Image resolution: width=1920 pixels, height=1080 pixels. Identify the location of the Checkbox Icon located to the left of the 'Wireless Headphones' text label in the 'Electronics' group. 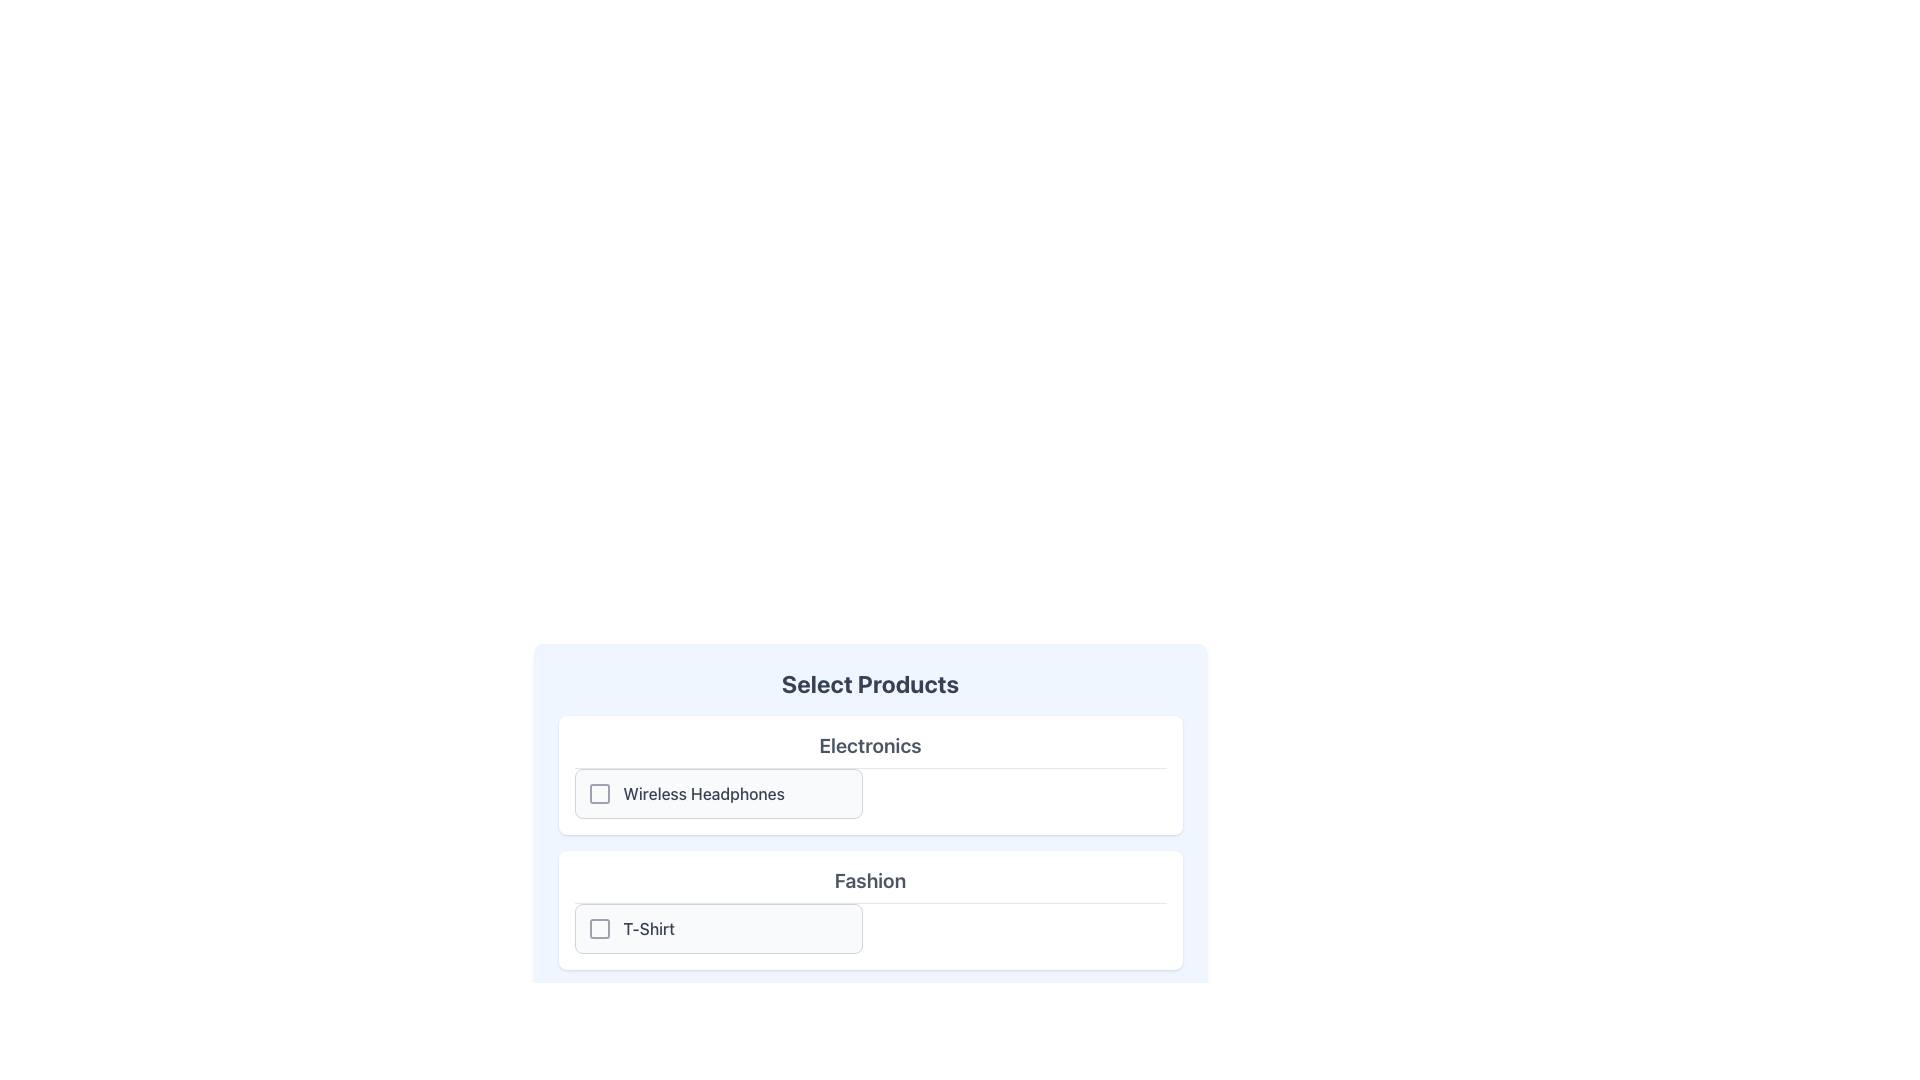
(598, 793).